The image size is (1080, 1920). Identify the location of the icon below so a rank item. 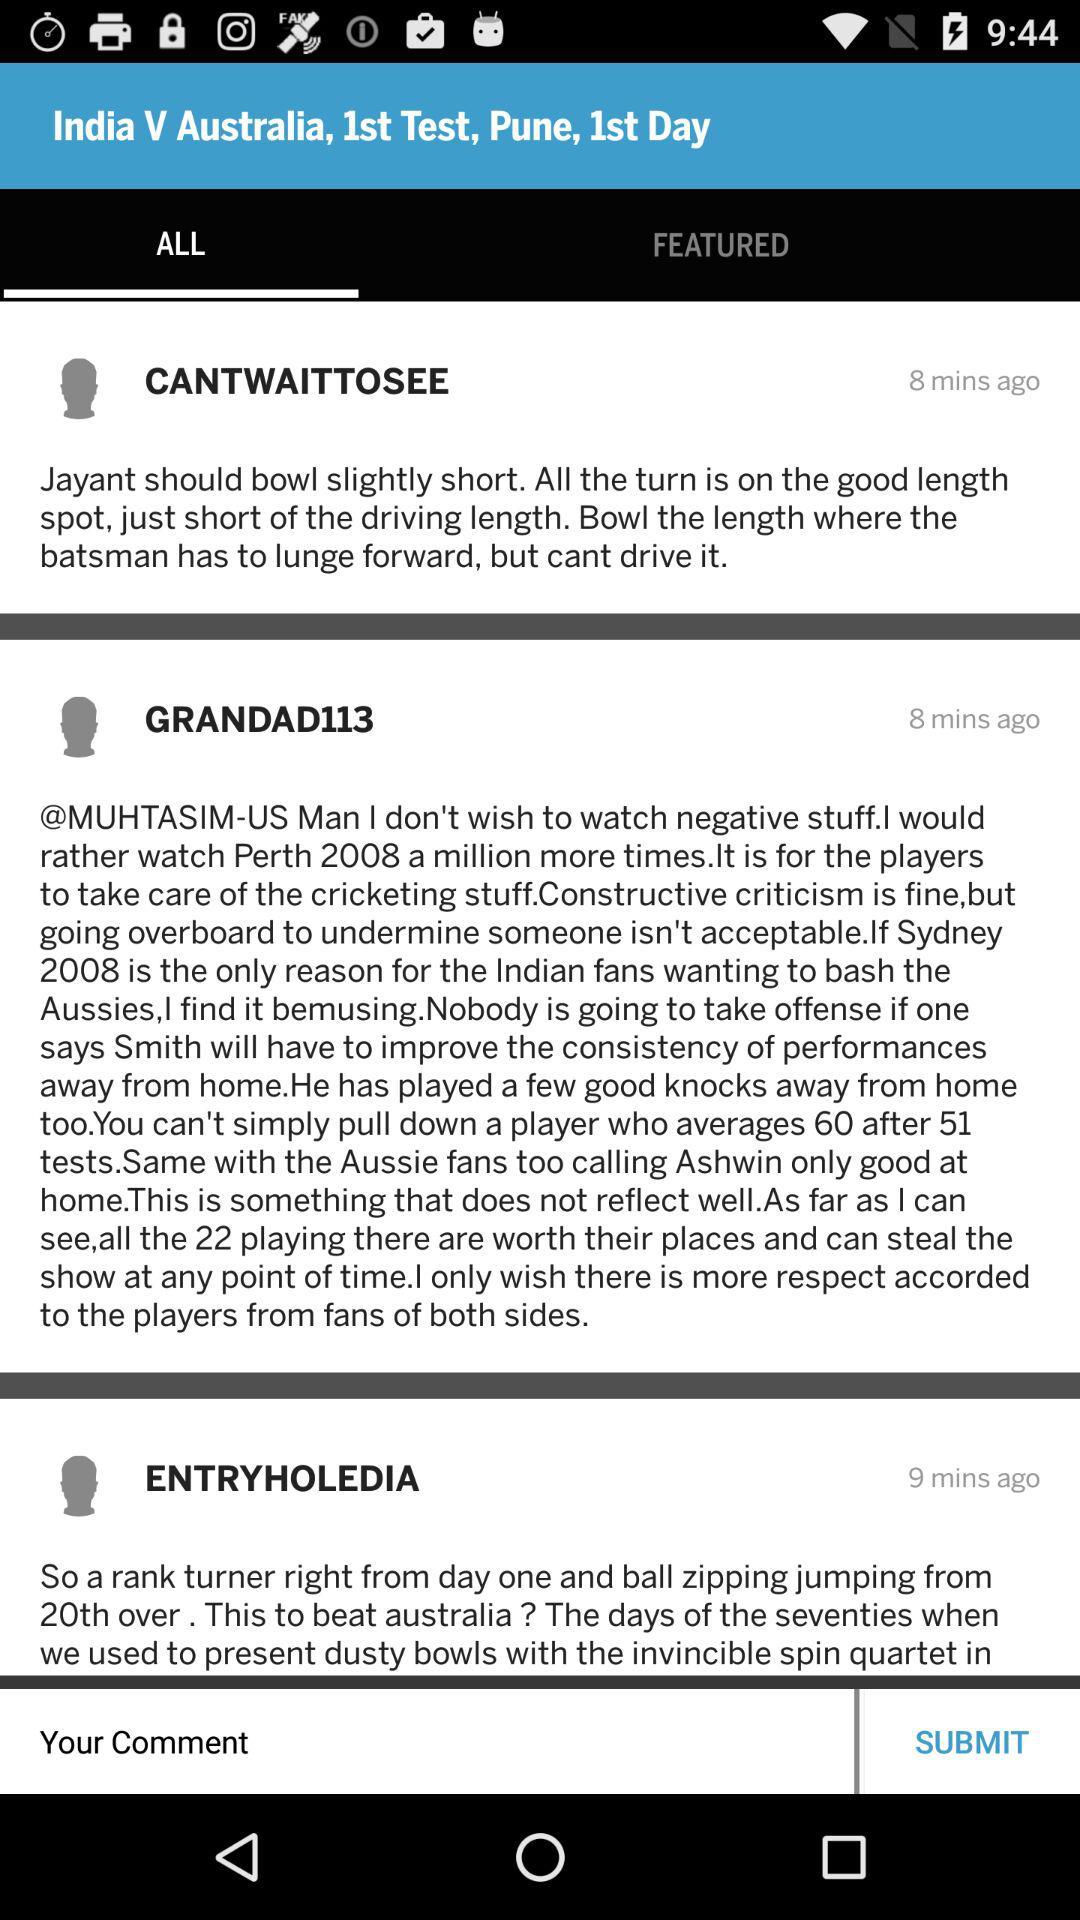
(426, 1740).